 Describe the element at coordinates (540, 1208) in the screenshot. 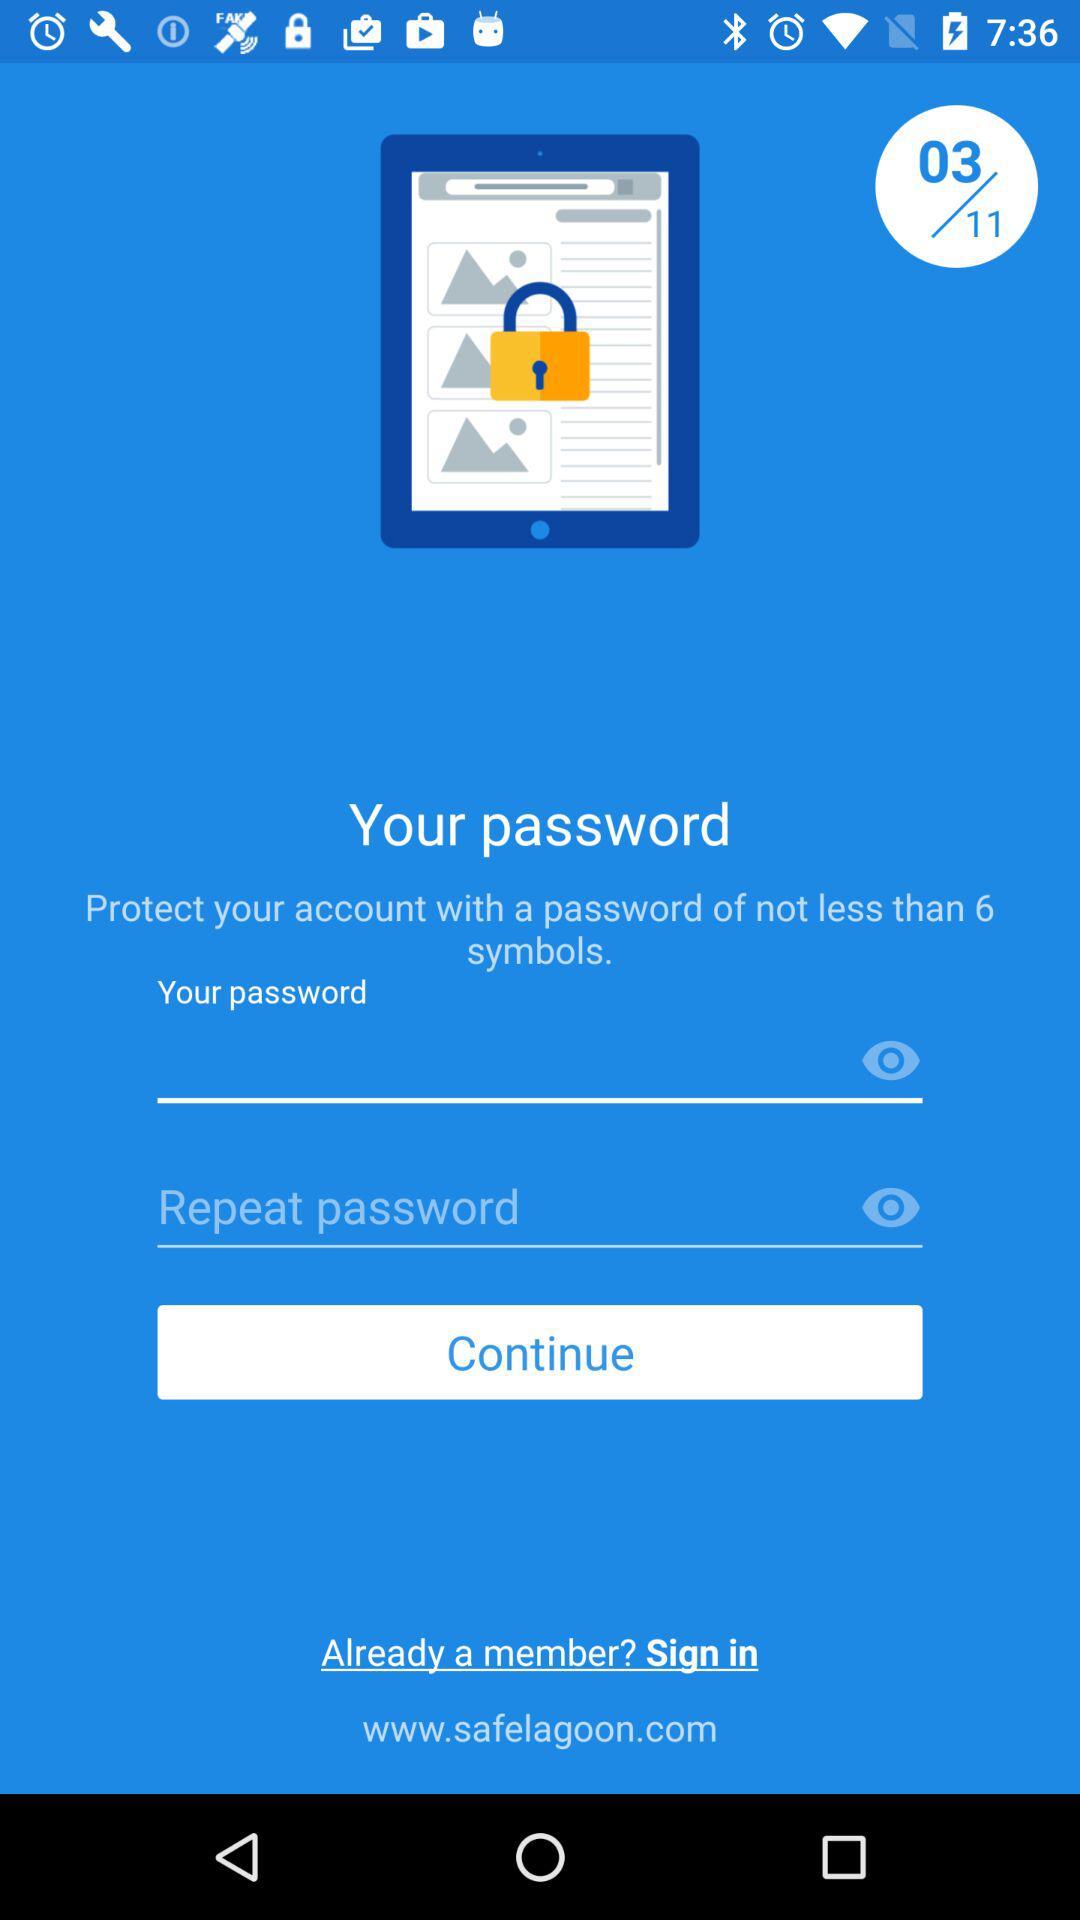

I see `repeat password` at that location.